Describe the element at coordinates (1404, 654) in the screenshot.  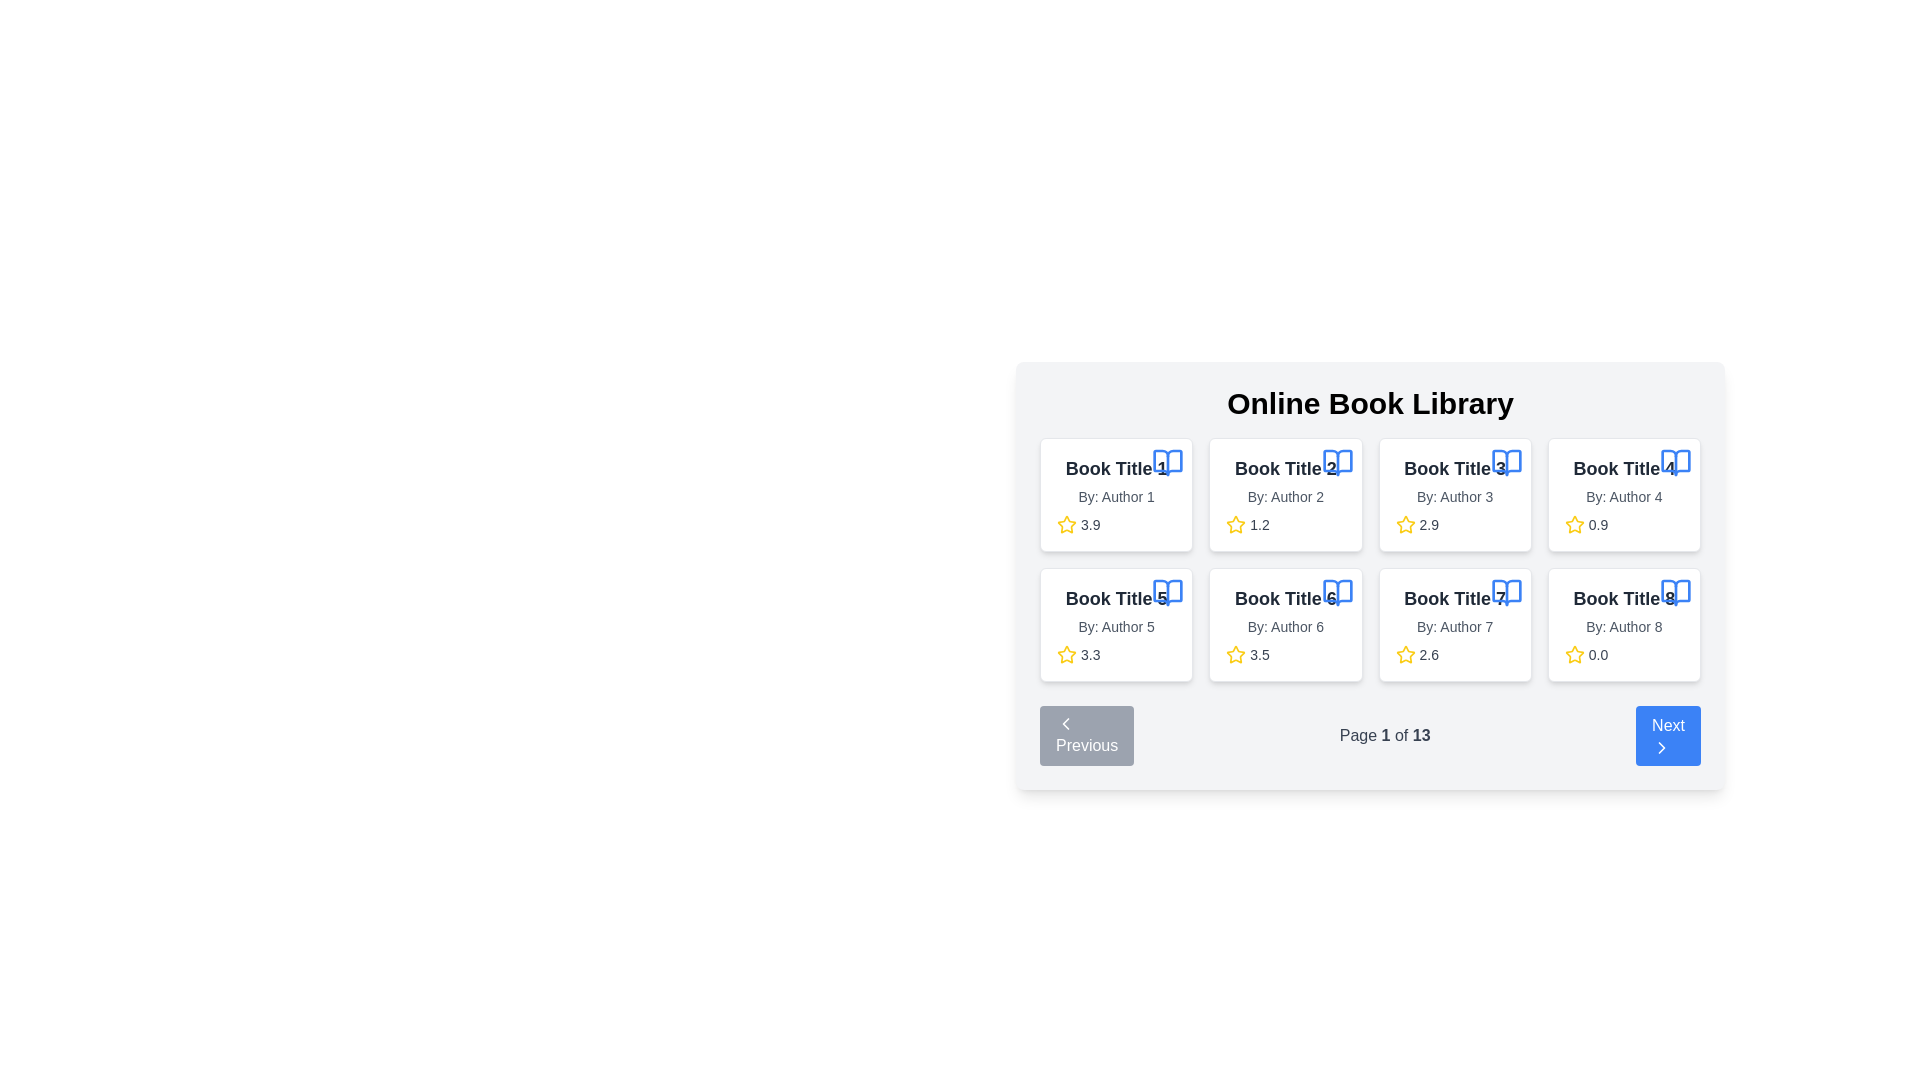
I see `the decorative icon representing the rating for the book listed under 'Book Title 7' in the Online Book Library` at that location.